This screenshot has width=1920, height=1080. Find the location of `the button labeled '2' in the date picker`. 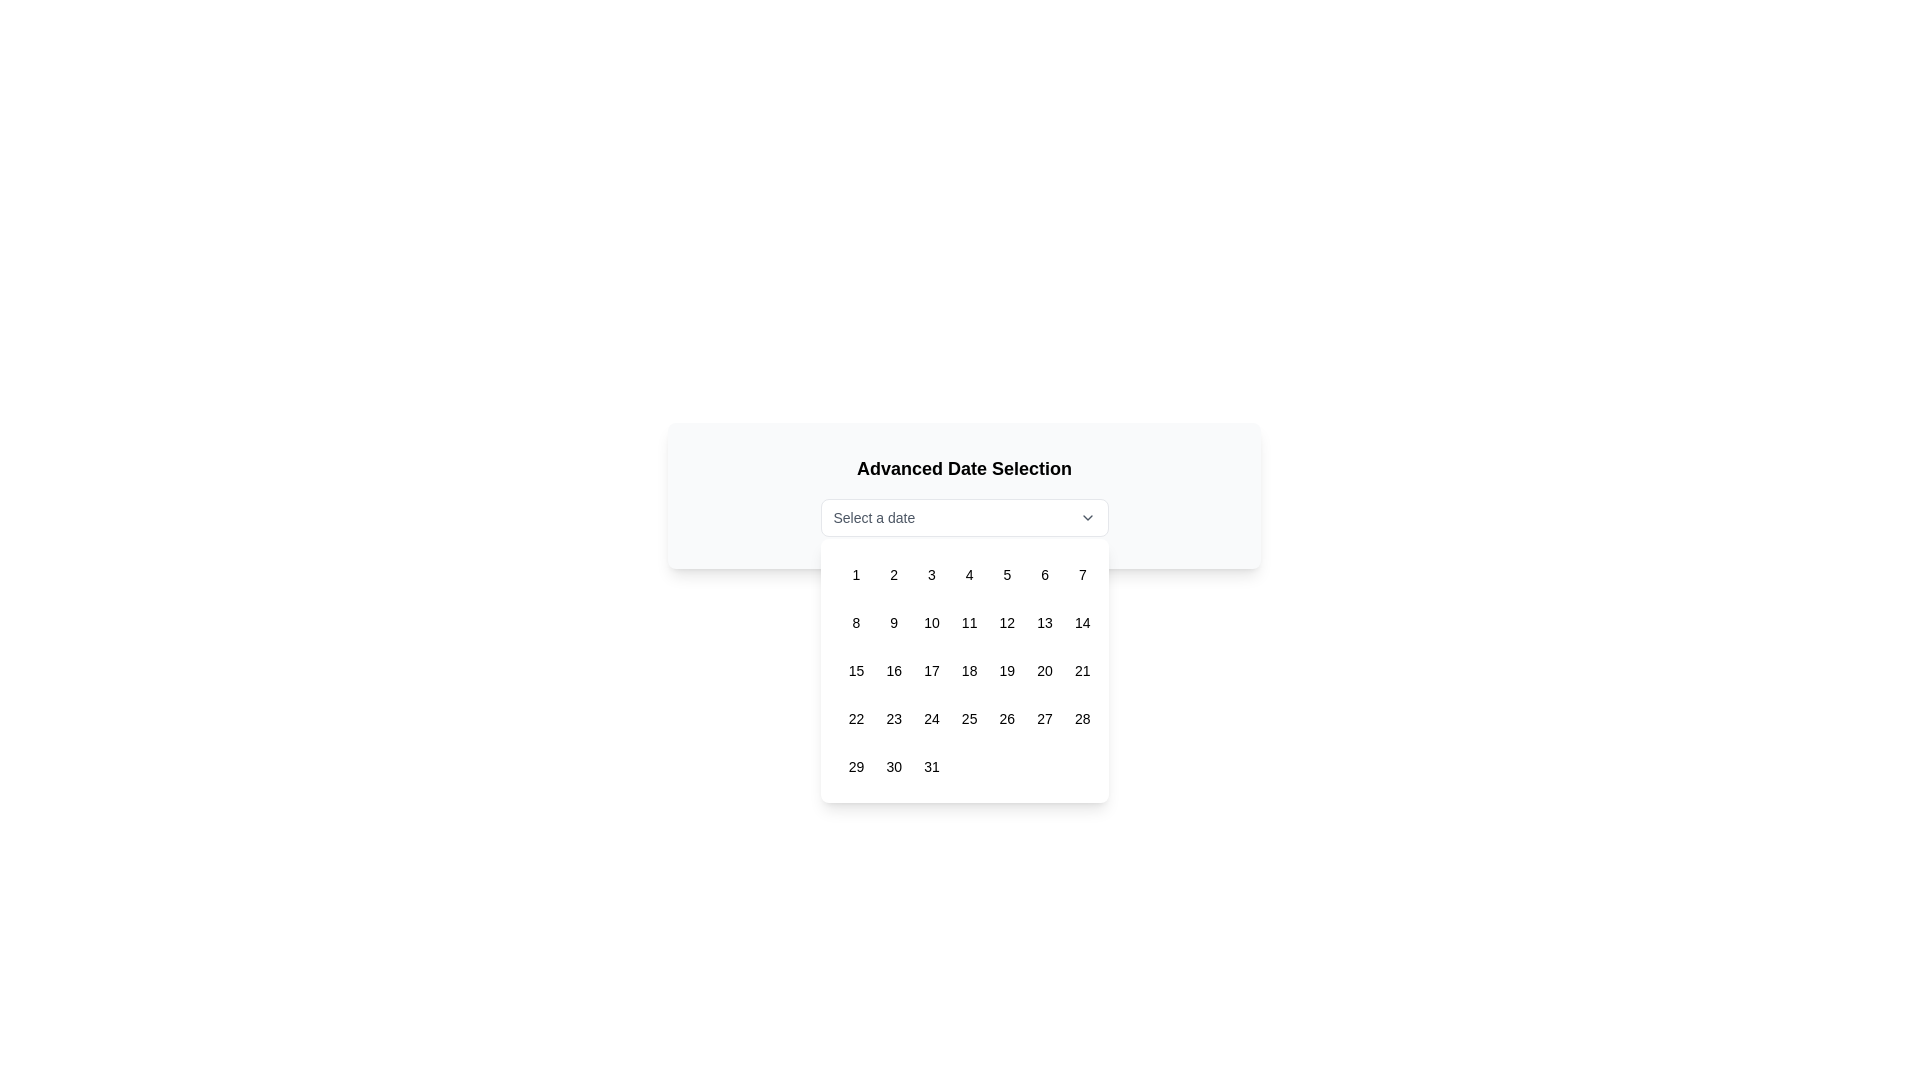

the button labeled '2' in the date picker is located at coordinates (893, 574).